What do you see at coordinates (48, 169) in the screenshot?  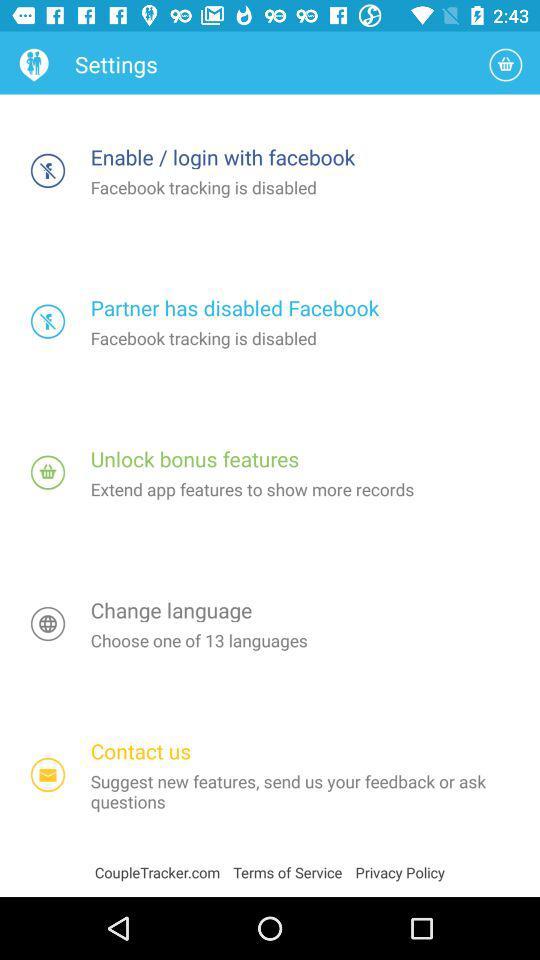 I see `connect with facebook` at bounding box center [48, 169].